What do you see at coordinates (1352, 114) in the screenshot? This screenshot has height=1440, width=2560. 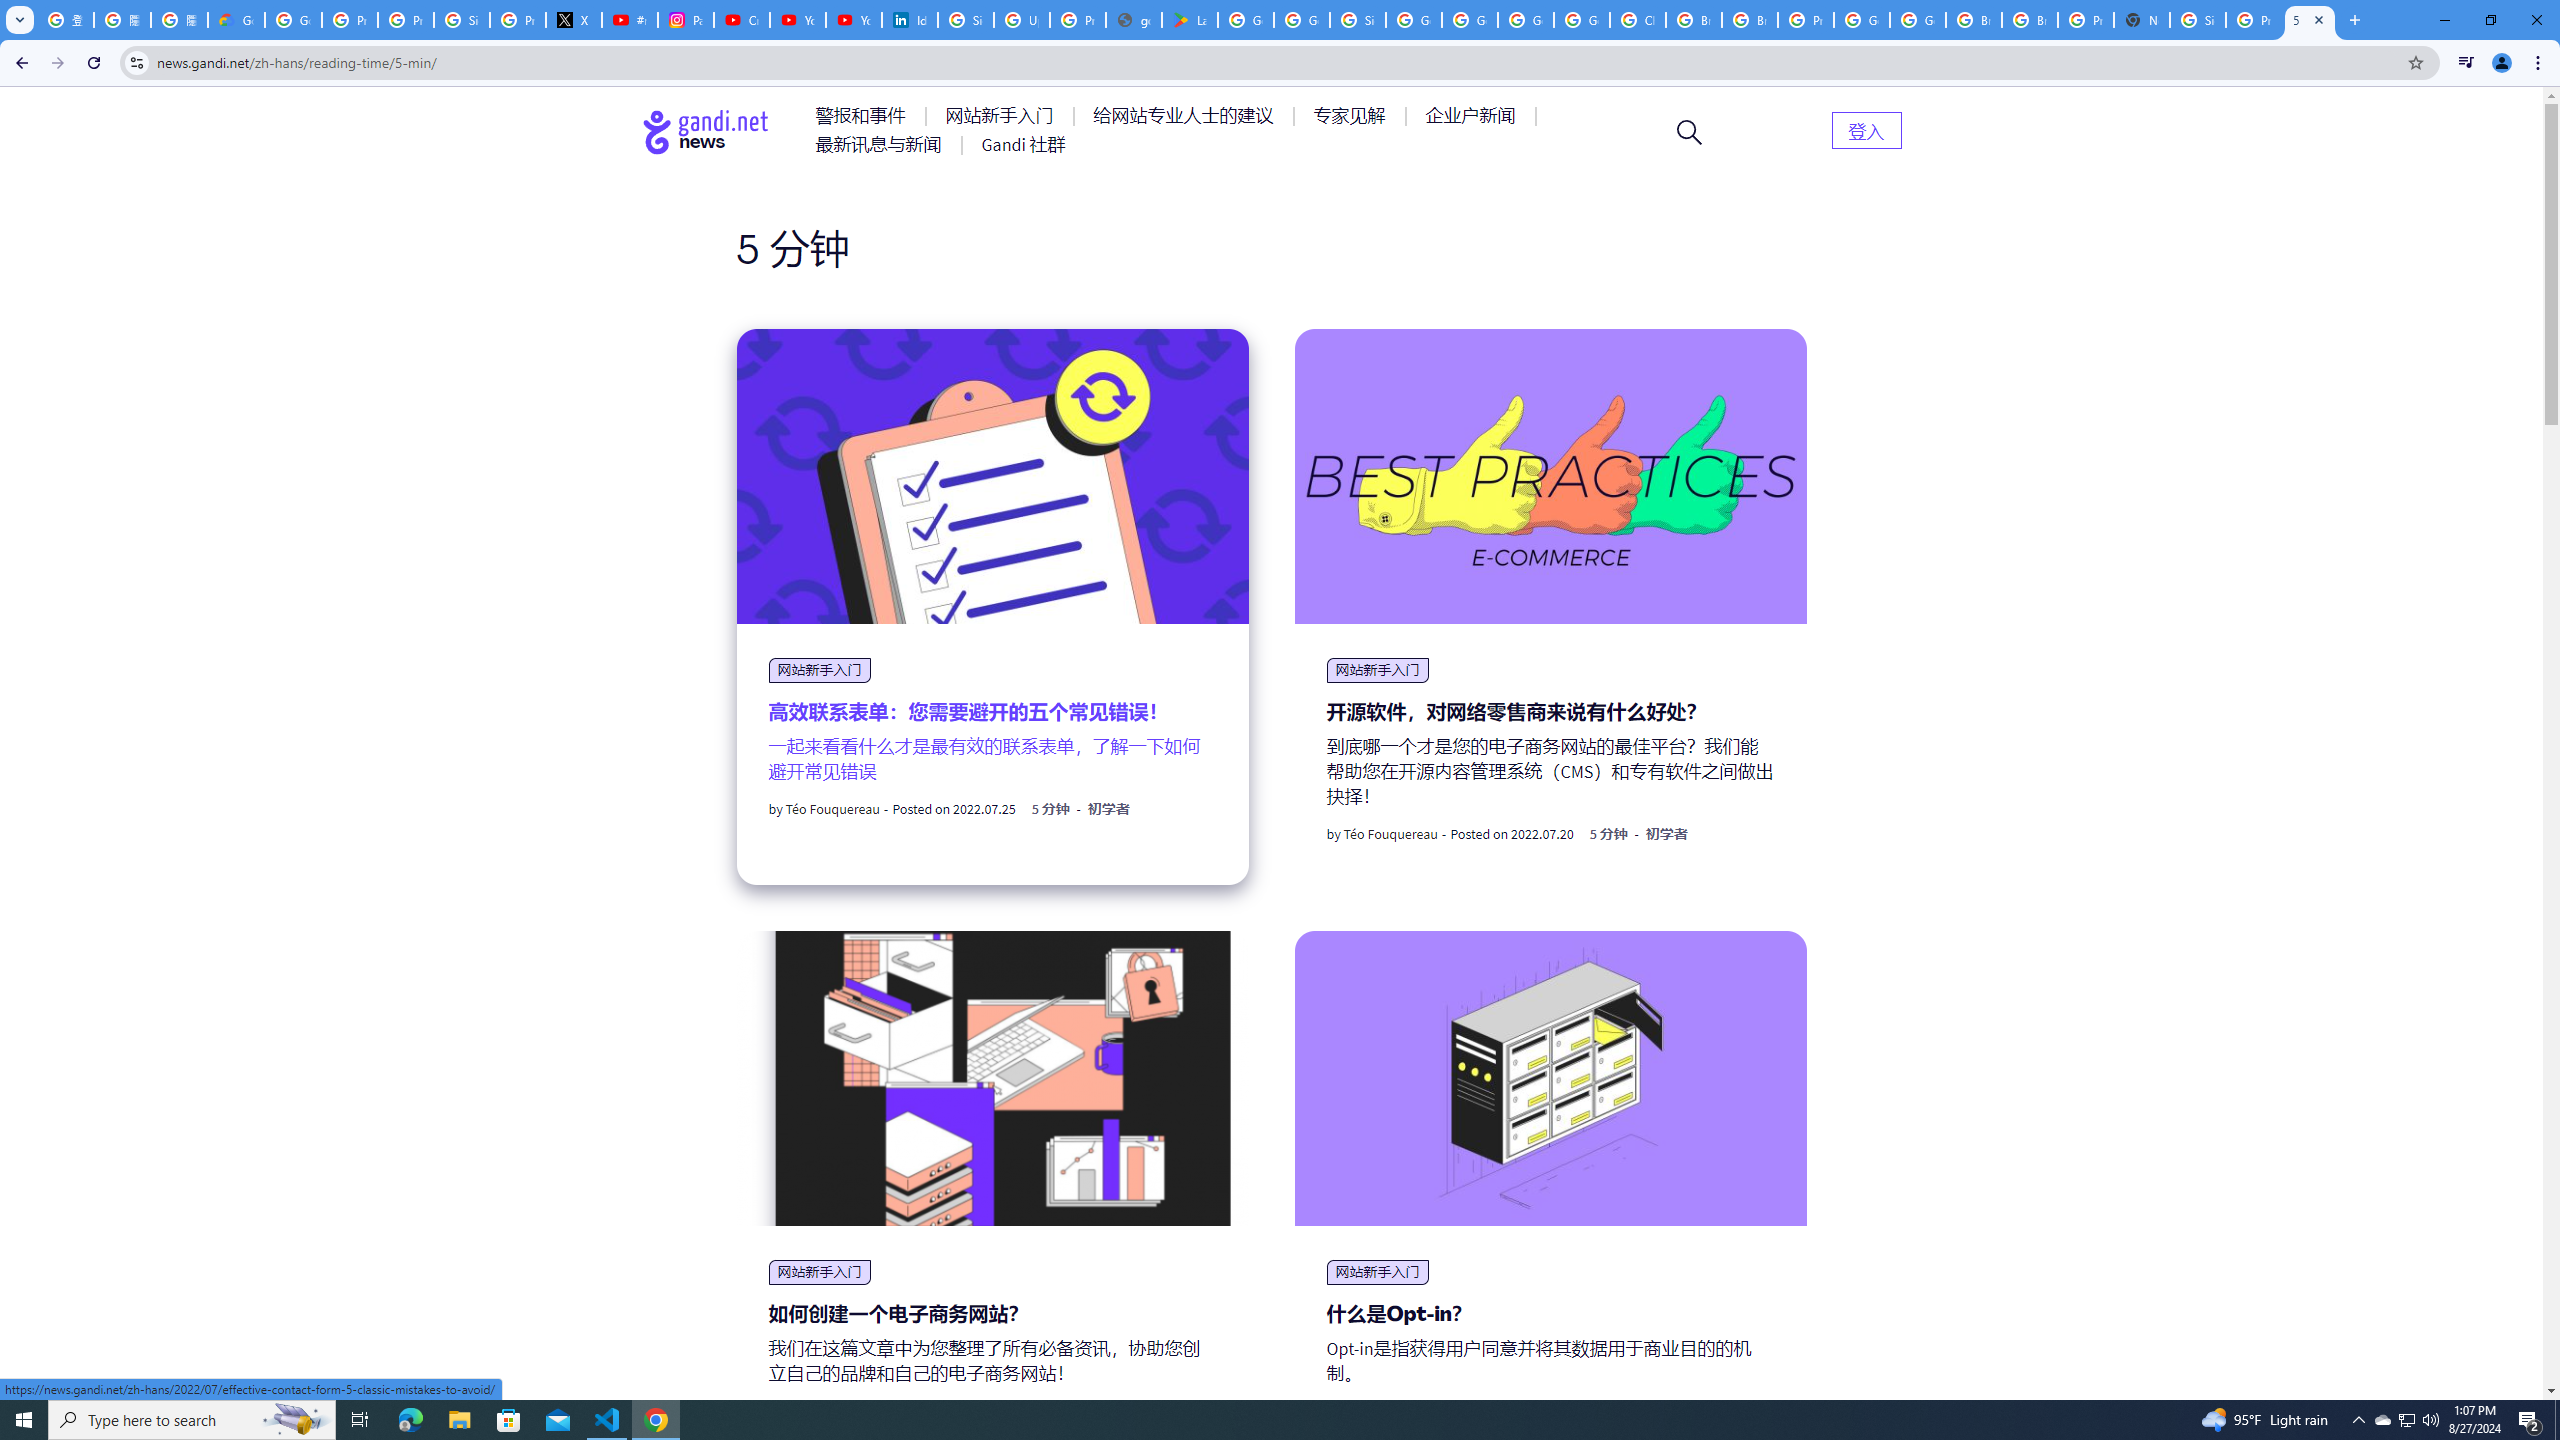 I see `'AutomationID: menu-item-77764'` at bounding box center [1352, 114].